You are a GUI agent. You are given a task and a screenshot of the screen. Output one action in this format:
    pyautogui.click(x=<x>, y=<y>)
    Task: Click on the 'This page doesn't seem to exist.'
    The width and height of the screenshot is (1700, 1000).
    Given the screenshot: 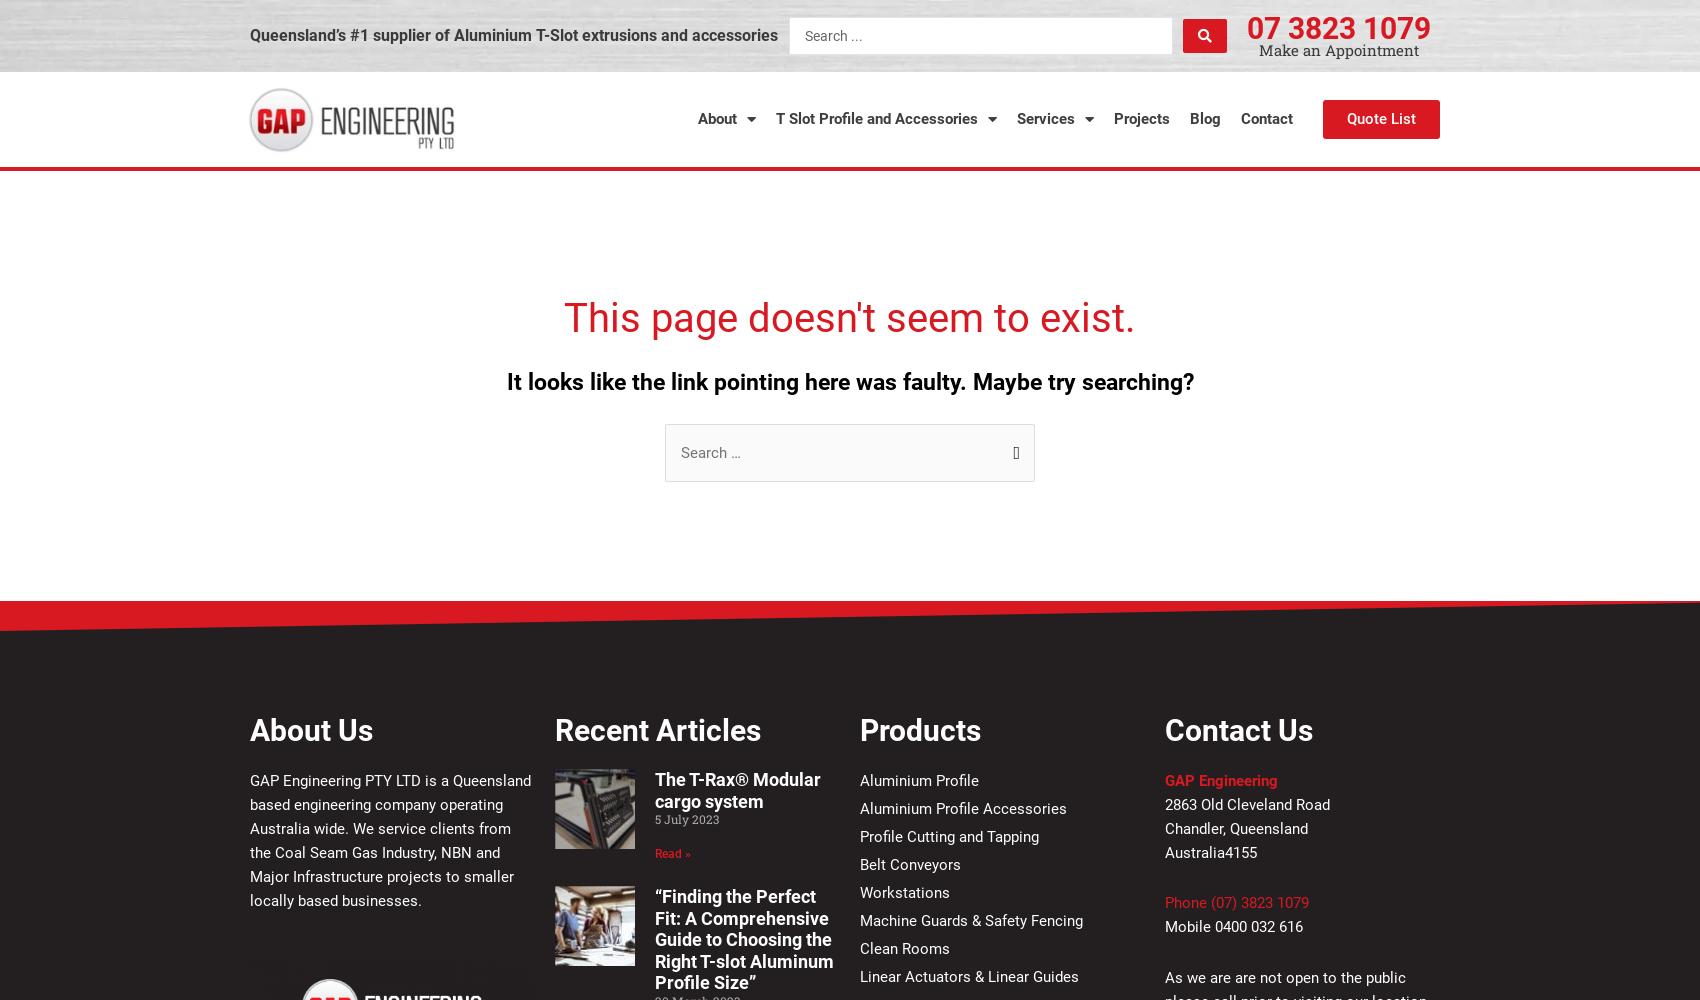 What is the action you would take?
    pyautogui.click(x=850, y=317)
    